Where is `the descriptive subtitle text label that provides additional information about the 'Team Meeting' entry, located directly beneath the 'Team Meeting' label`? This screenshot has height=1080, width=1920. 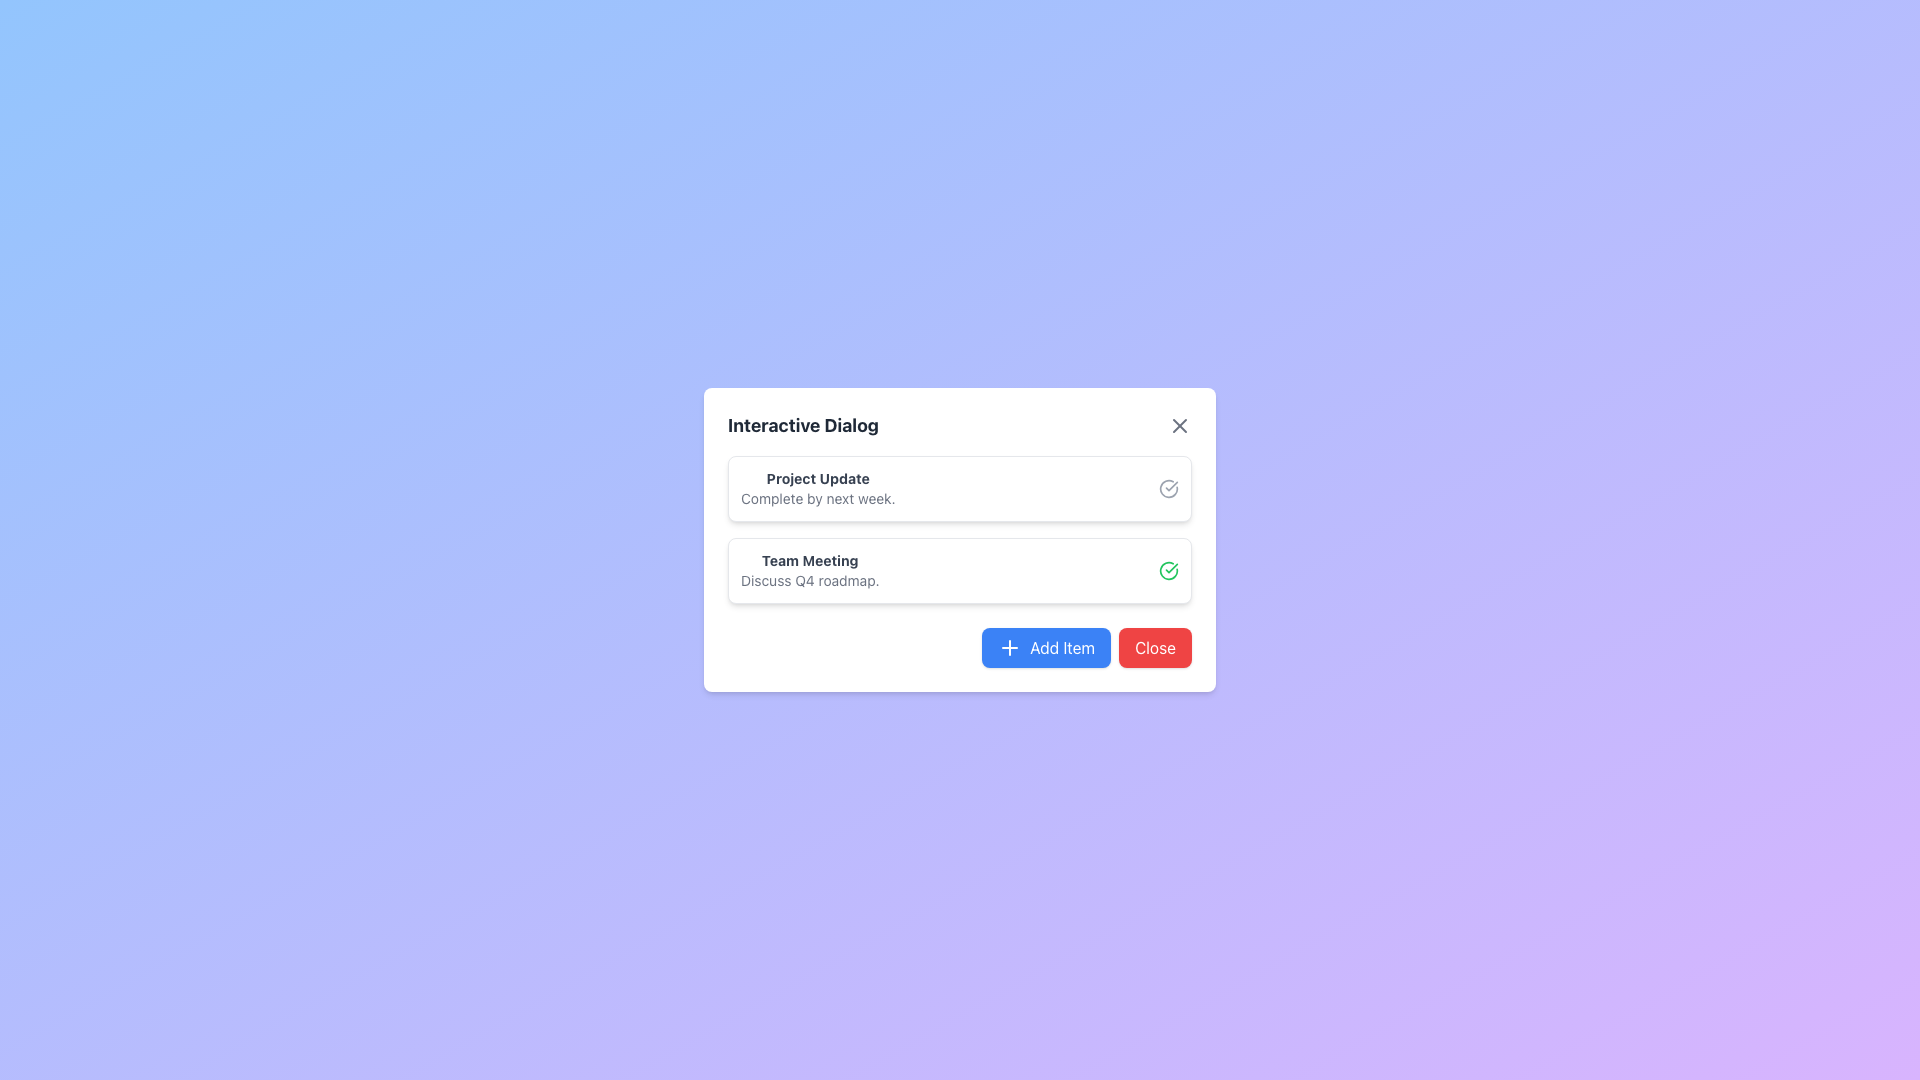 the descriptive subtitle text label that provides additional information about the 'Team Meeting' entry, located directly beneath the 'Team Meeting' label is located at coordinates (810, 581).